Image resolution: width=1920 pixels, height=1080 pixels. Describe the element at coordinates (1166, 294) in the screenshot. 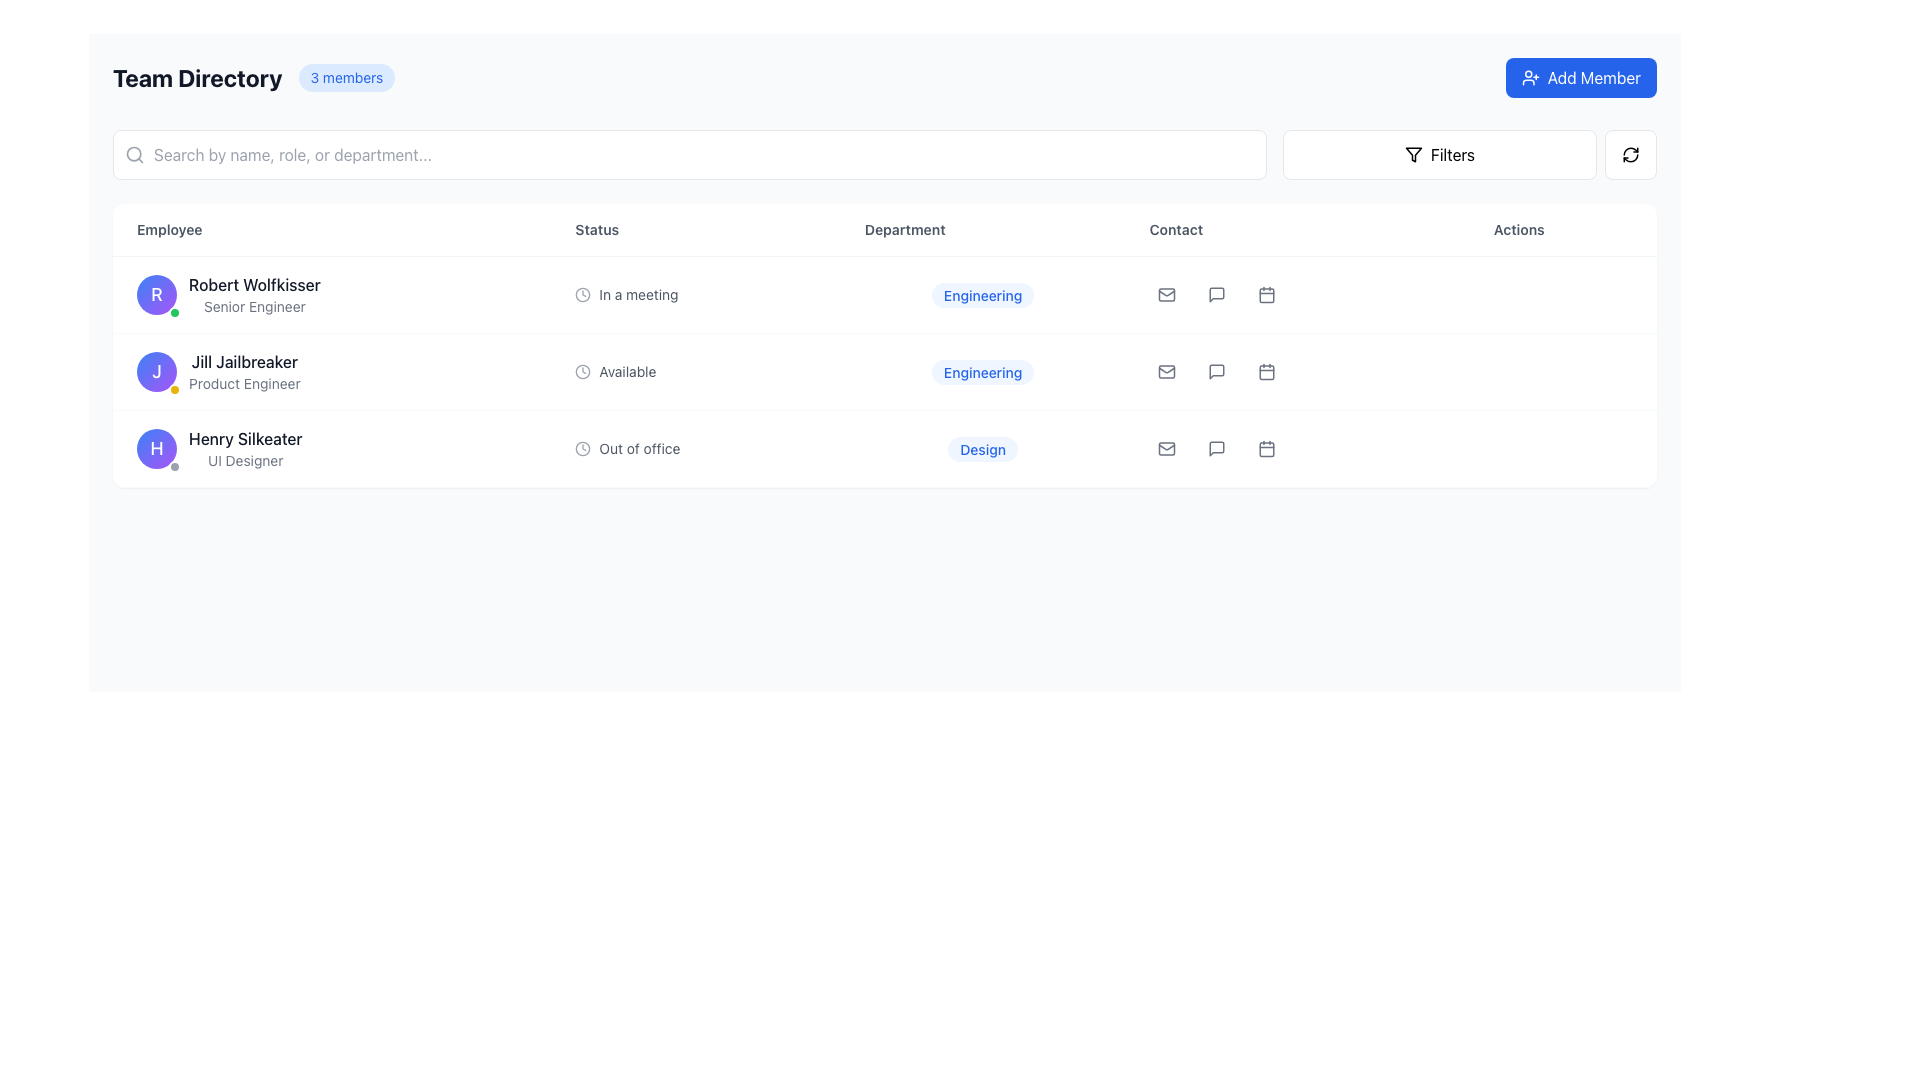

I see `the email icon in the 'Contact' column for the user 'Robert Wolfkisser', which is the first entry in that column` at that location.